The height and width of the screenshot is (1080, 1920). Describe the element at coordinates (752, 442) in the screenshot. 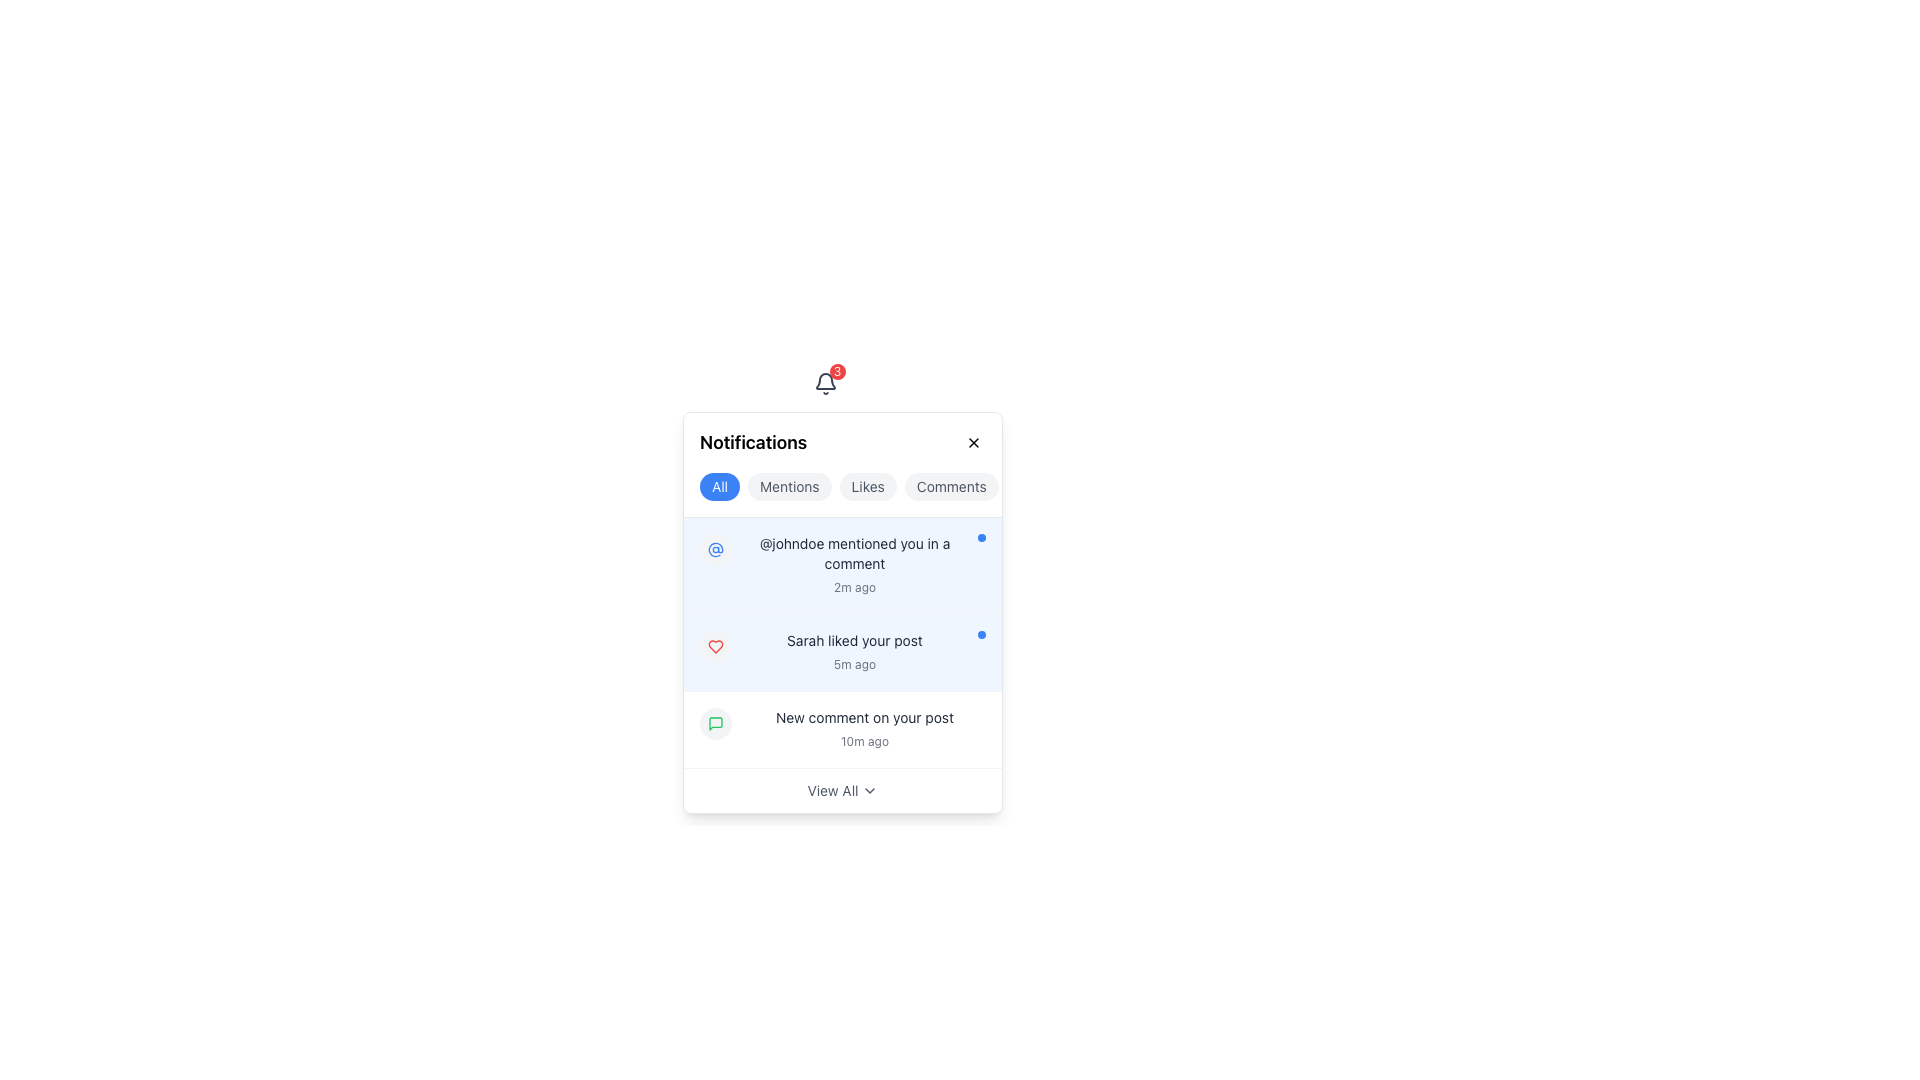

I see `the 'Notifications' text label, which is a bold heading located at the top of a dropdown panel, centered above interactive menu options` at that location.